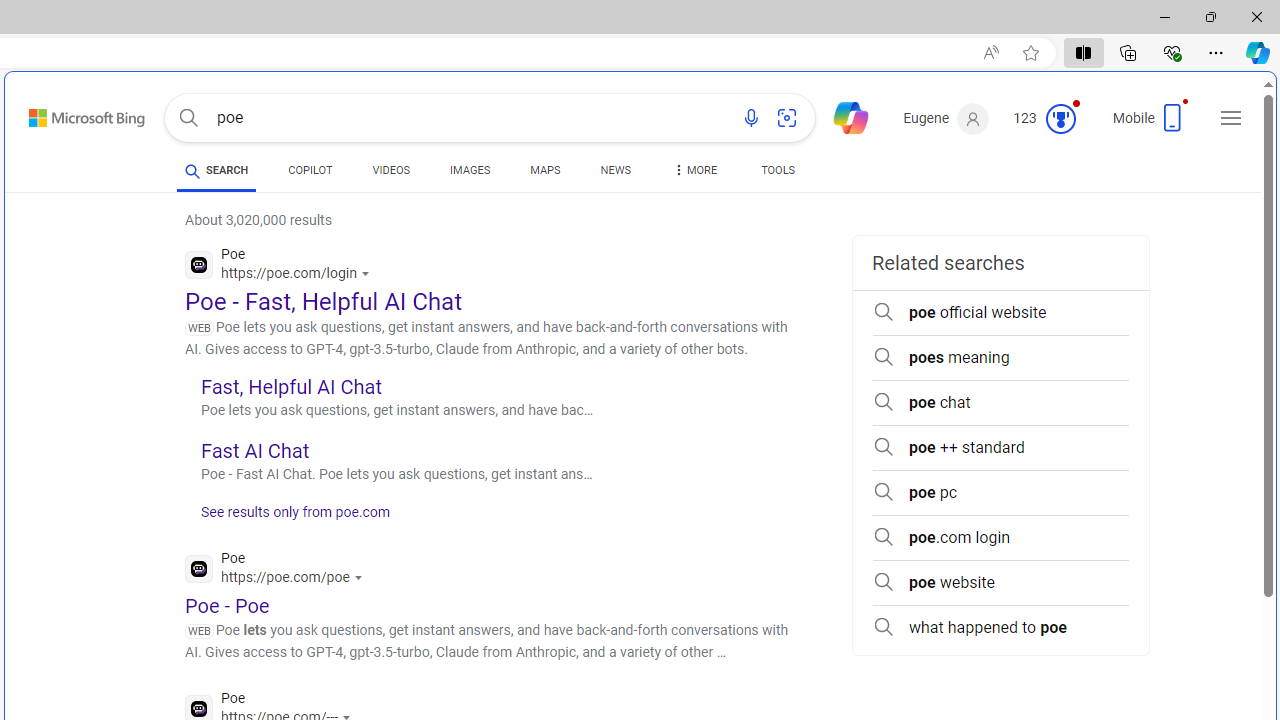  What do you see at coordinates (842, 116) in the screenshot?
I see `'Chat'` at bounding box center [842, 116].